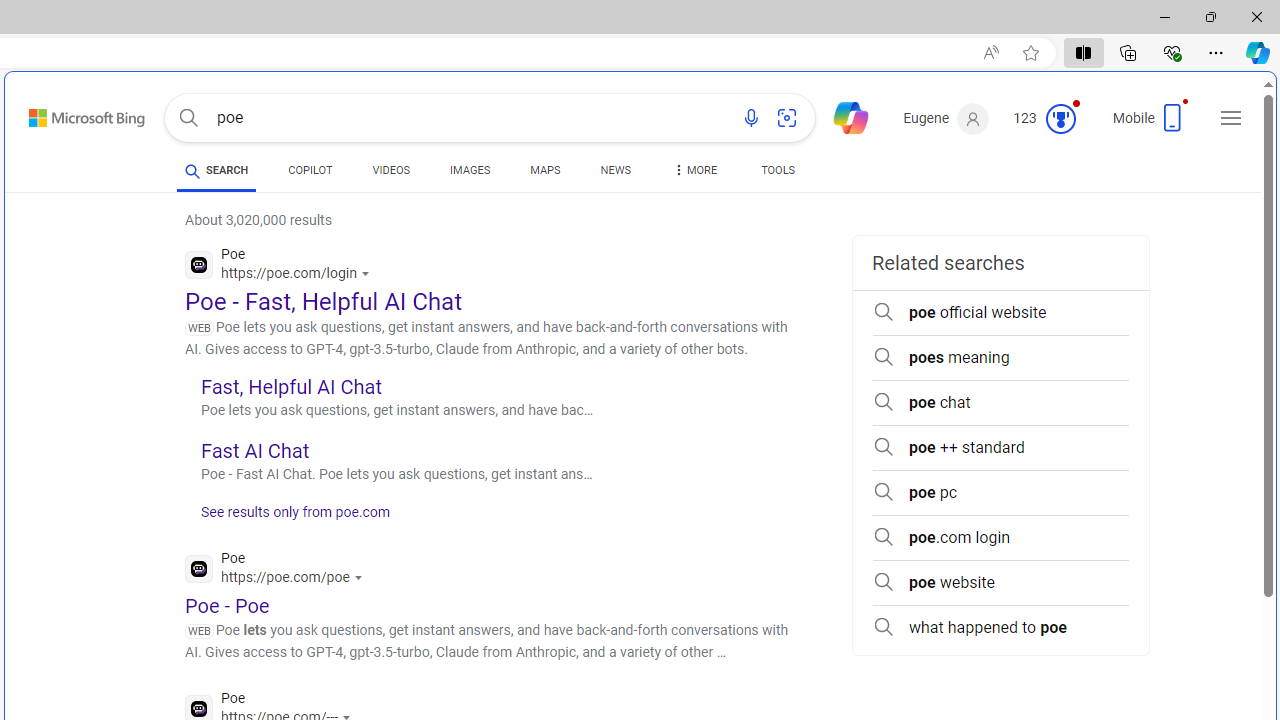  What do you see at coordinates (842, 116) in the screenshot?
I see `'Chat'` at bounding box center [842, 116].